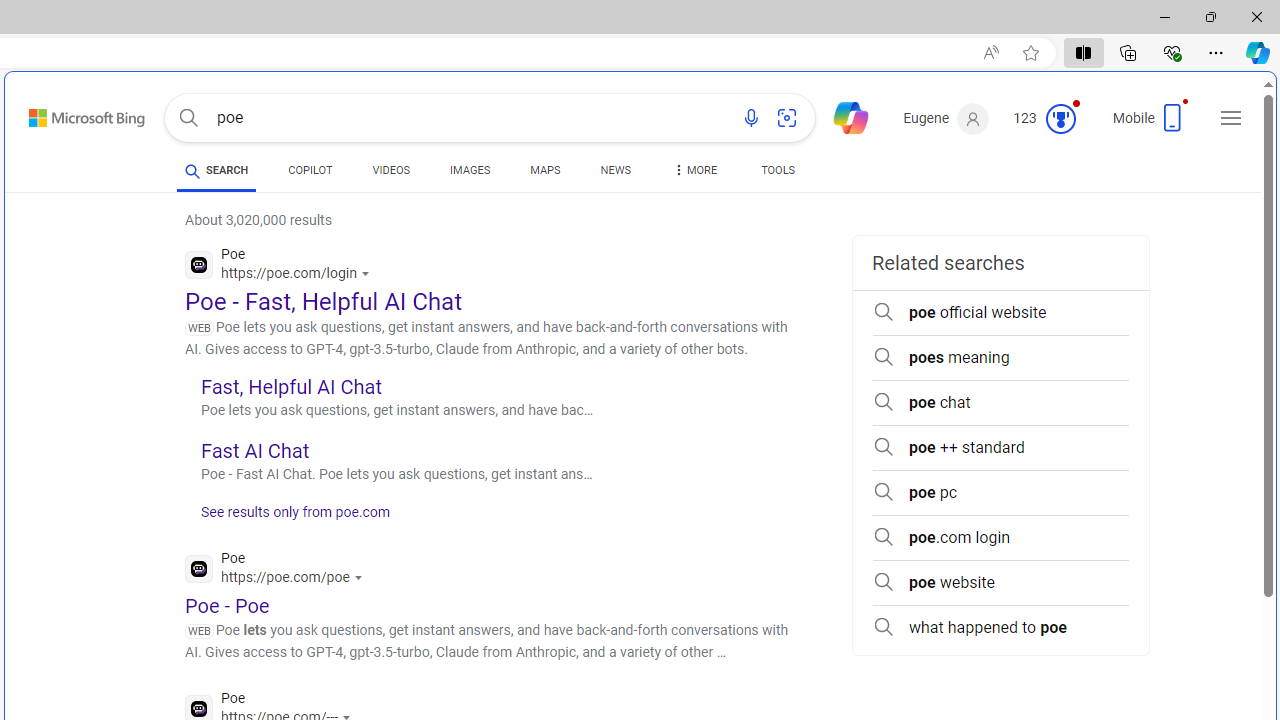  What do you see at coordinates (842, 116) in the screenshot?
I see `'Chat'` at bounding box center [842, 116].